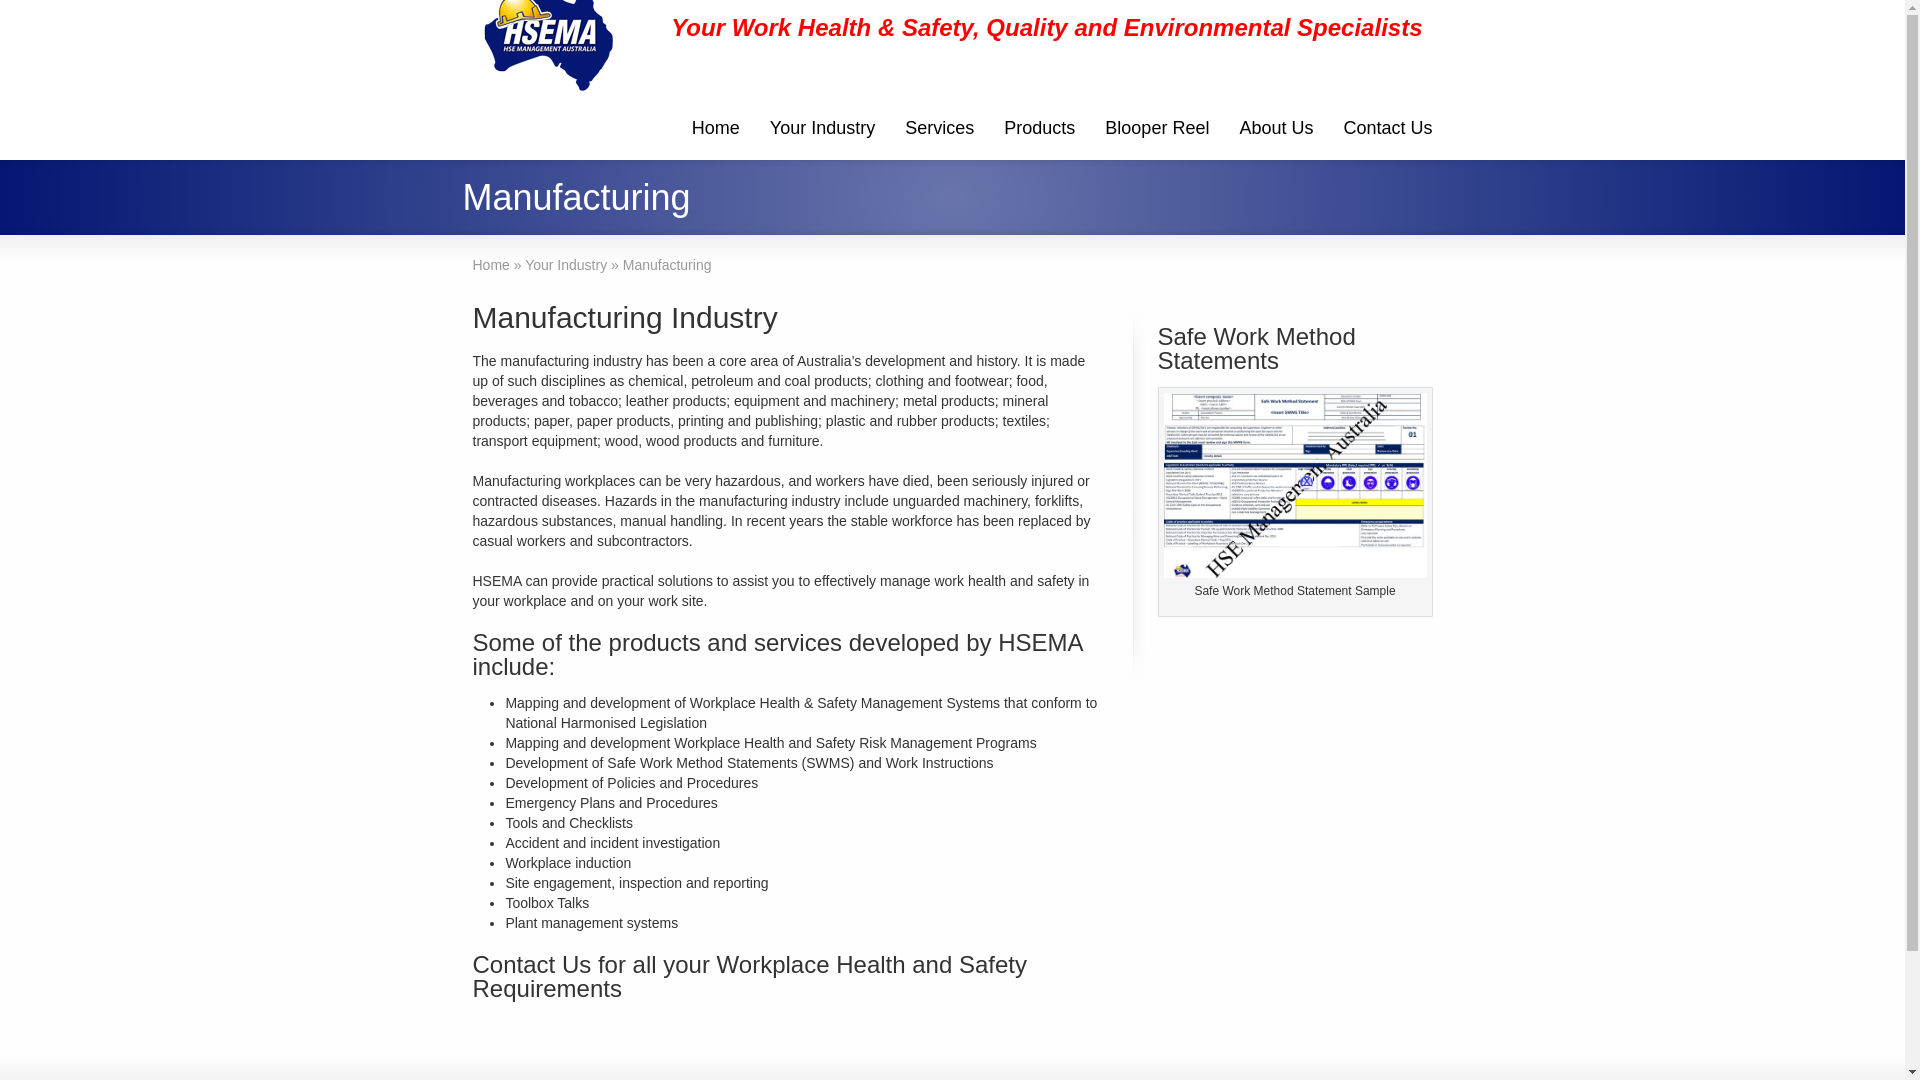  Describe the element at coordinates (1386, 130) in the screenshot. I see `'Contact Us'` at that location.